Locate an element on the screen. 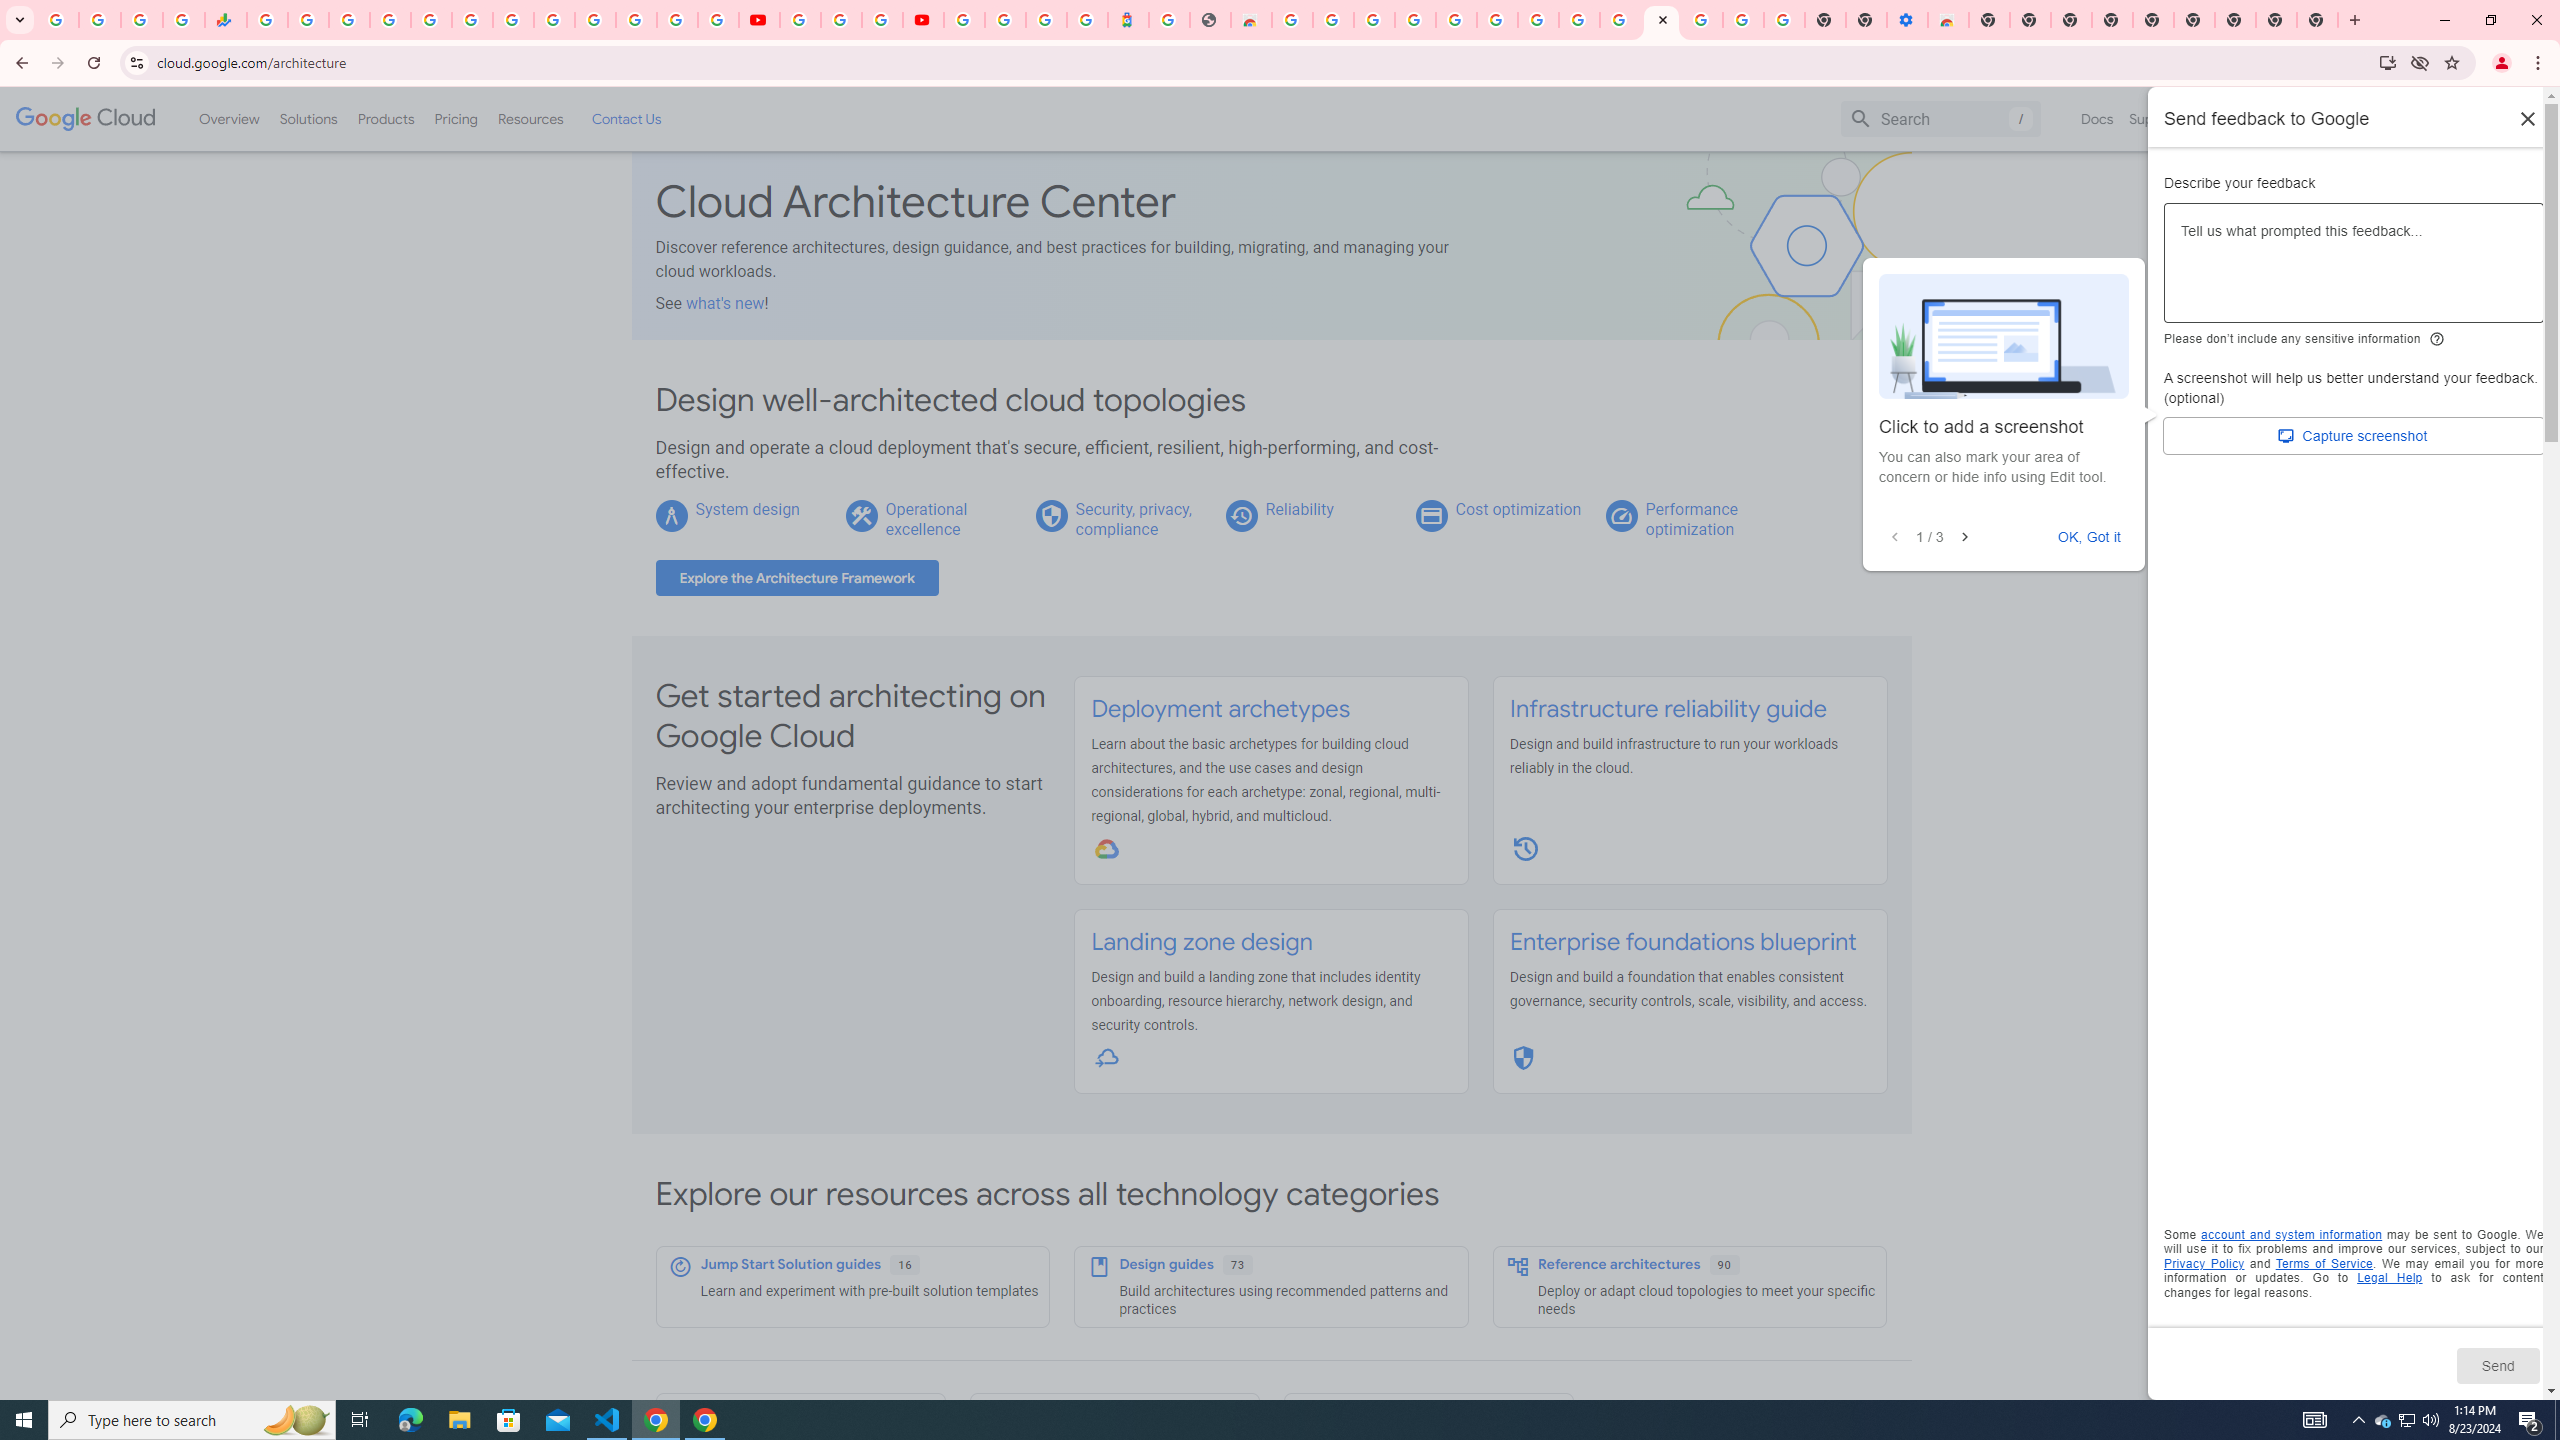  'Android TV Policies and Guidelines - Transparency Center' is located at coordinates (513, 19).